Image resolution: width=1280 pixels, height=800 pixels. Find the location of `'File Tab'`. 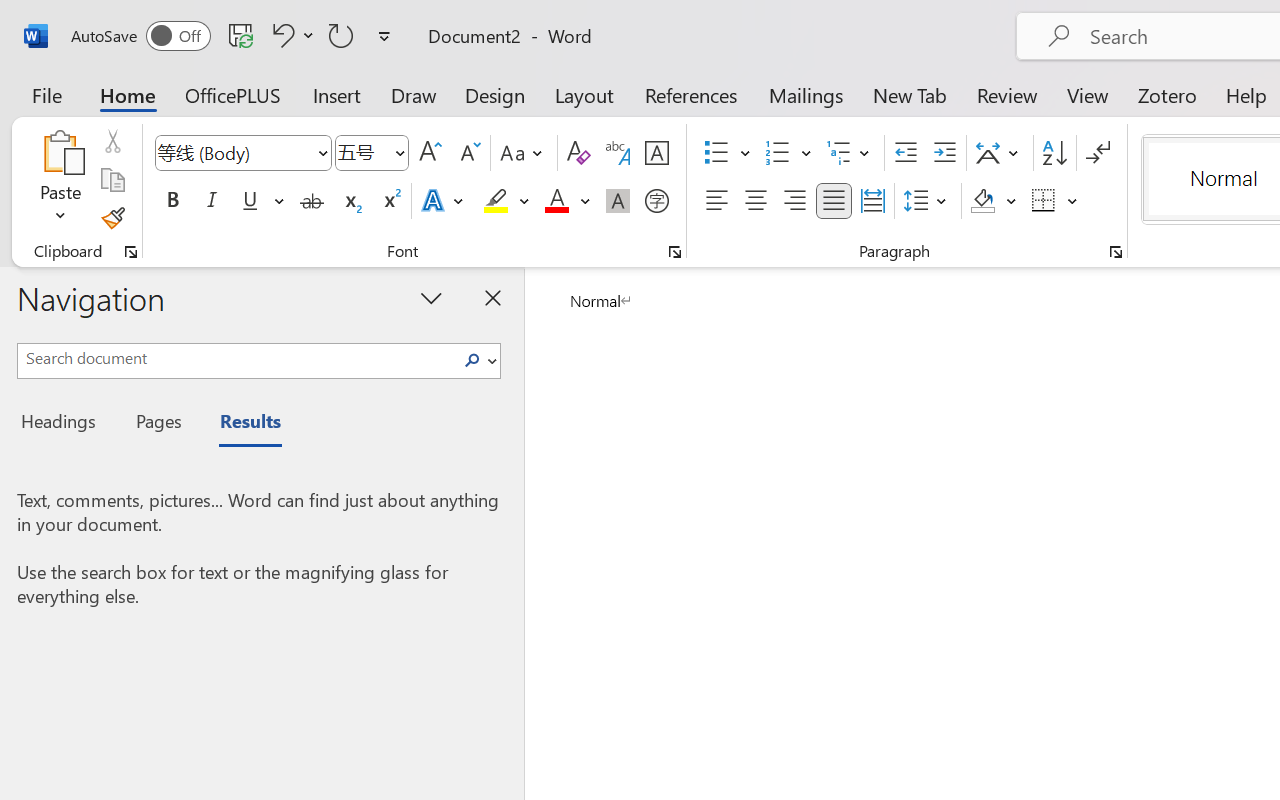

'File Tab' is located at coordinates (46, 94).